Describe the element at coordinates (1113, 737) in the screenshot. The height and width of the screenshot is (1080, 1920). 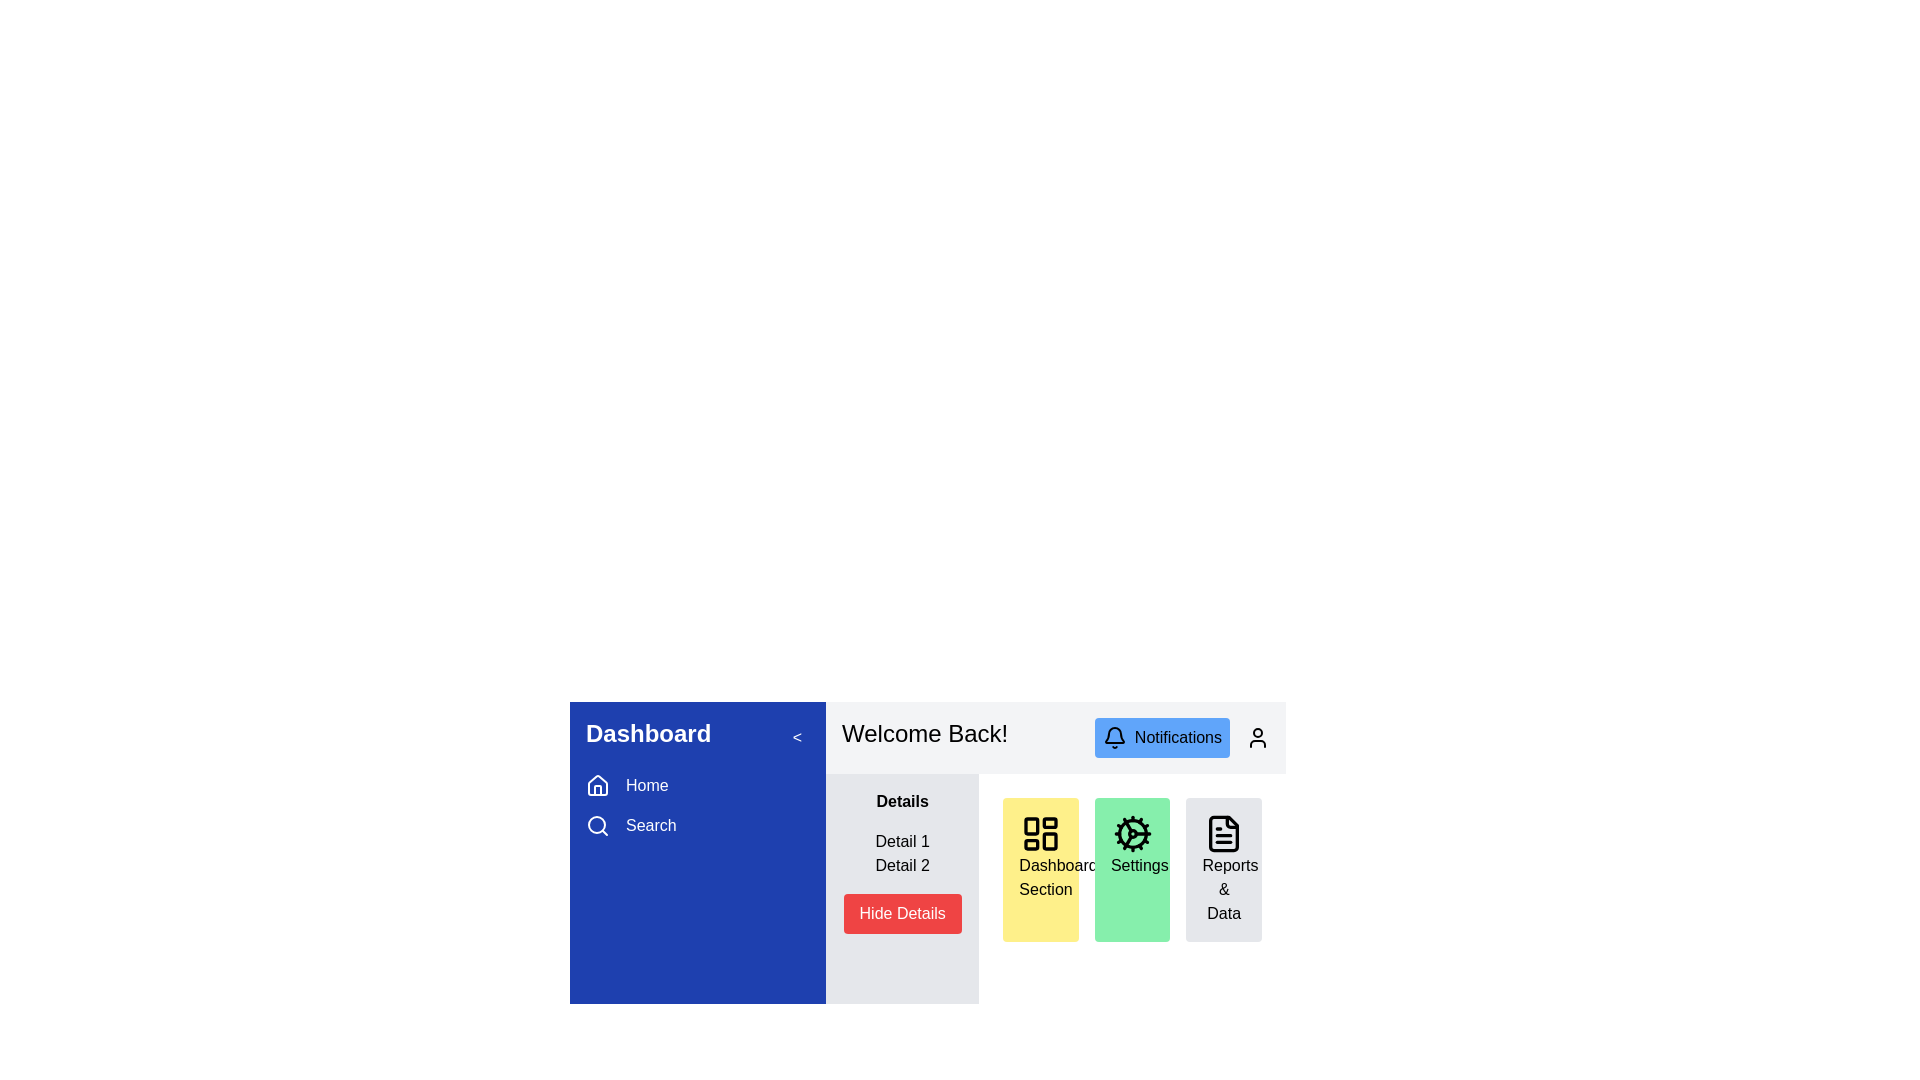
I see `the notifications icon, which is represented as a bell located to the left of the 'Notifications' label in the top-right section of the interface` at that location.